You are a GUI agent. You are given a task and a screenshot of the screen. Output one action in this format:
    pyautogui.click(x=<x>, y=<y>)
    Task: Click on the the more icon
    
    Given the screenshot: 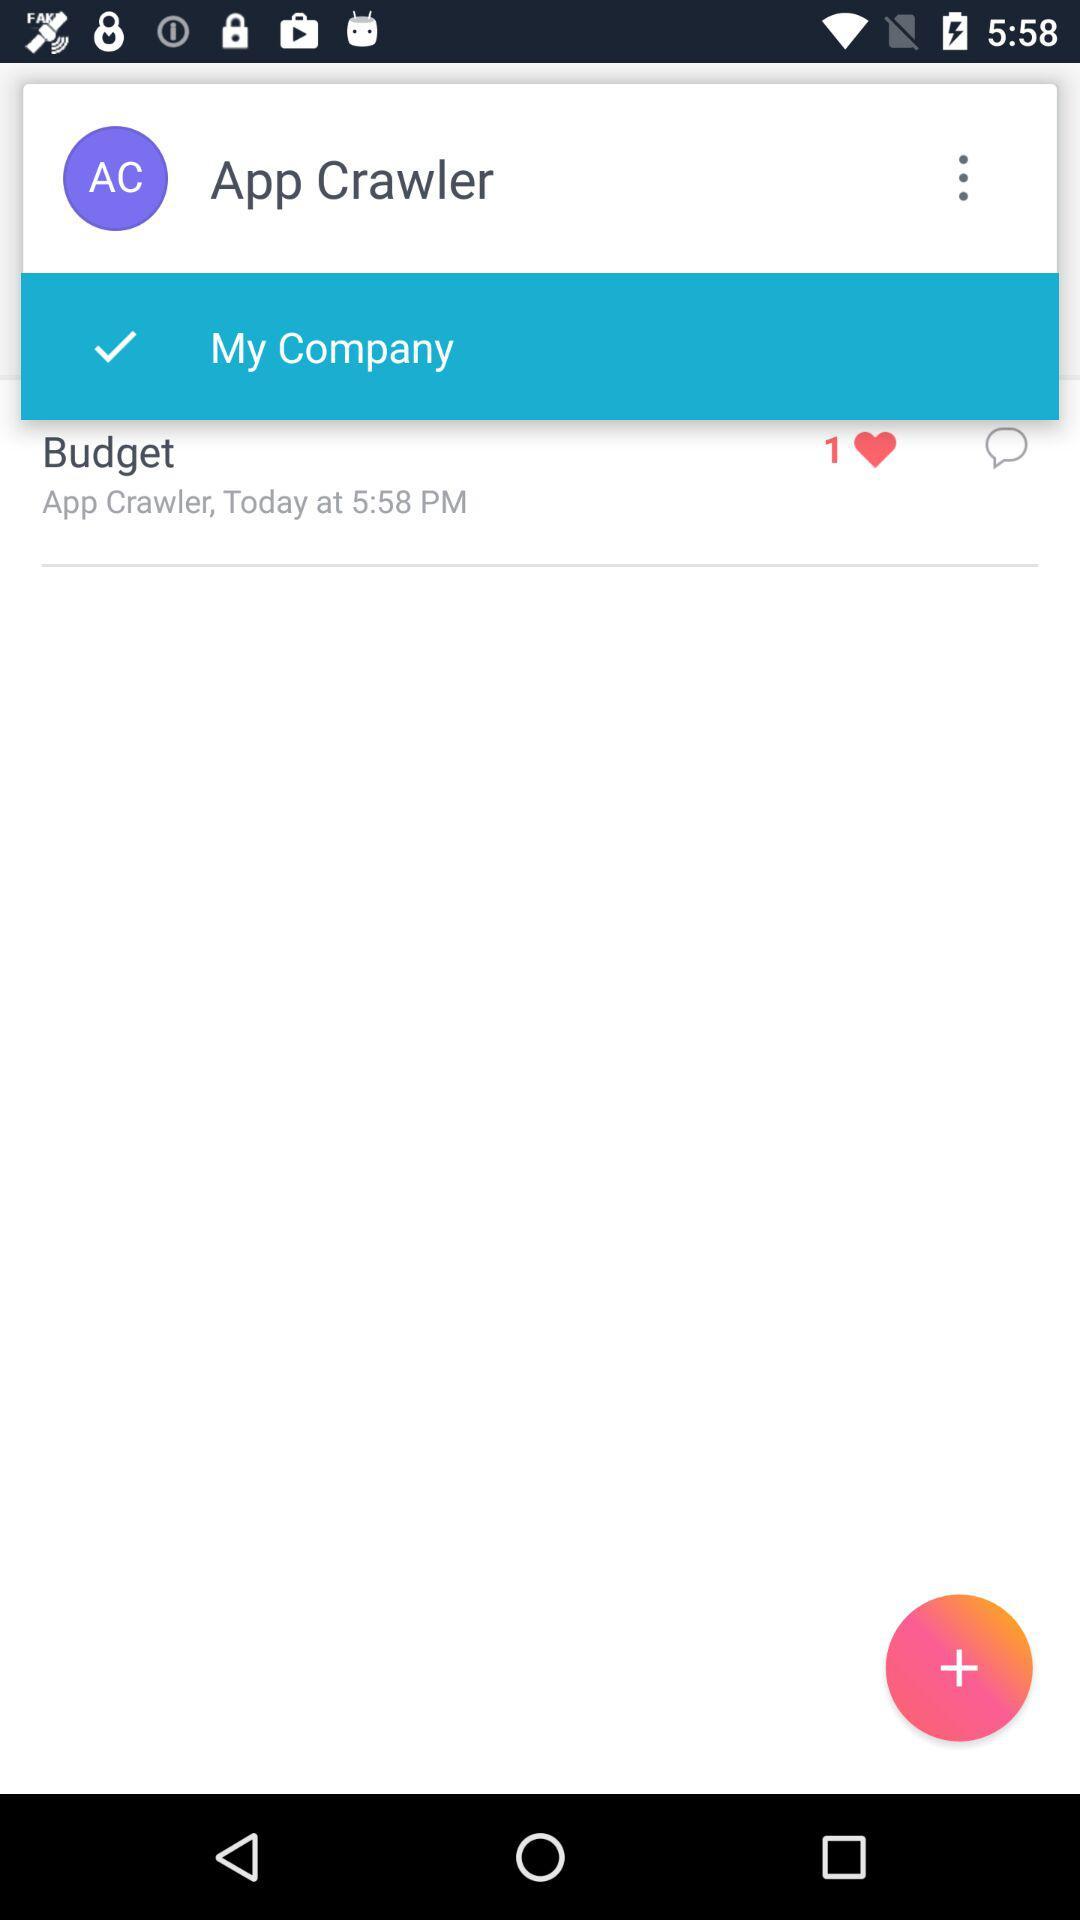 What is the action you would take?
    pyautogui.click(x=963, y=178)
    